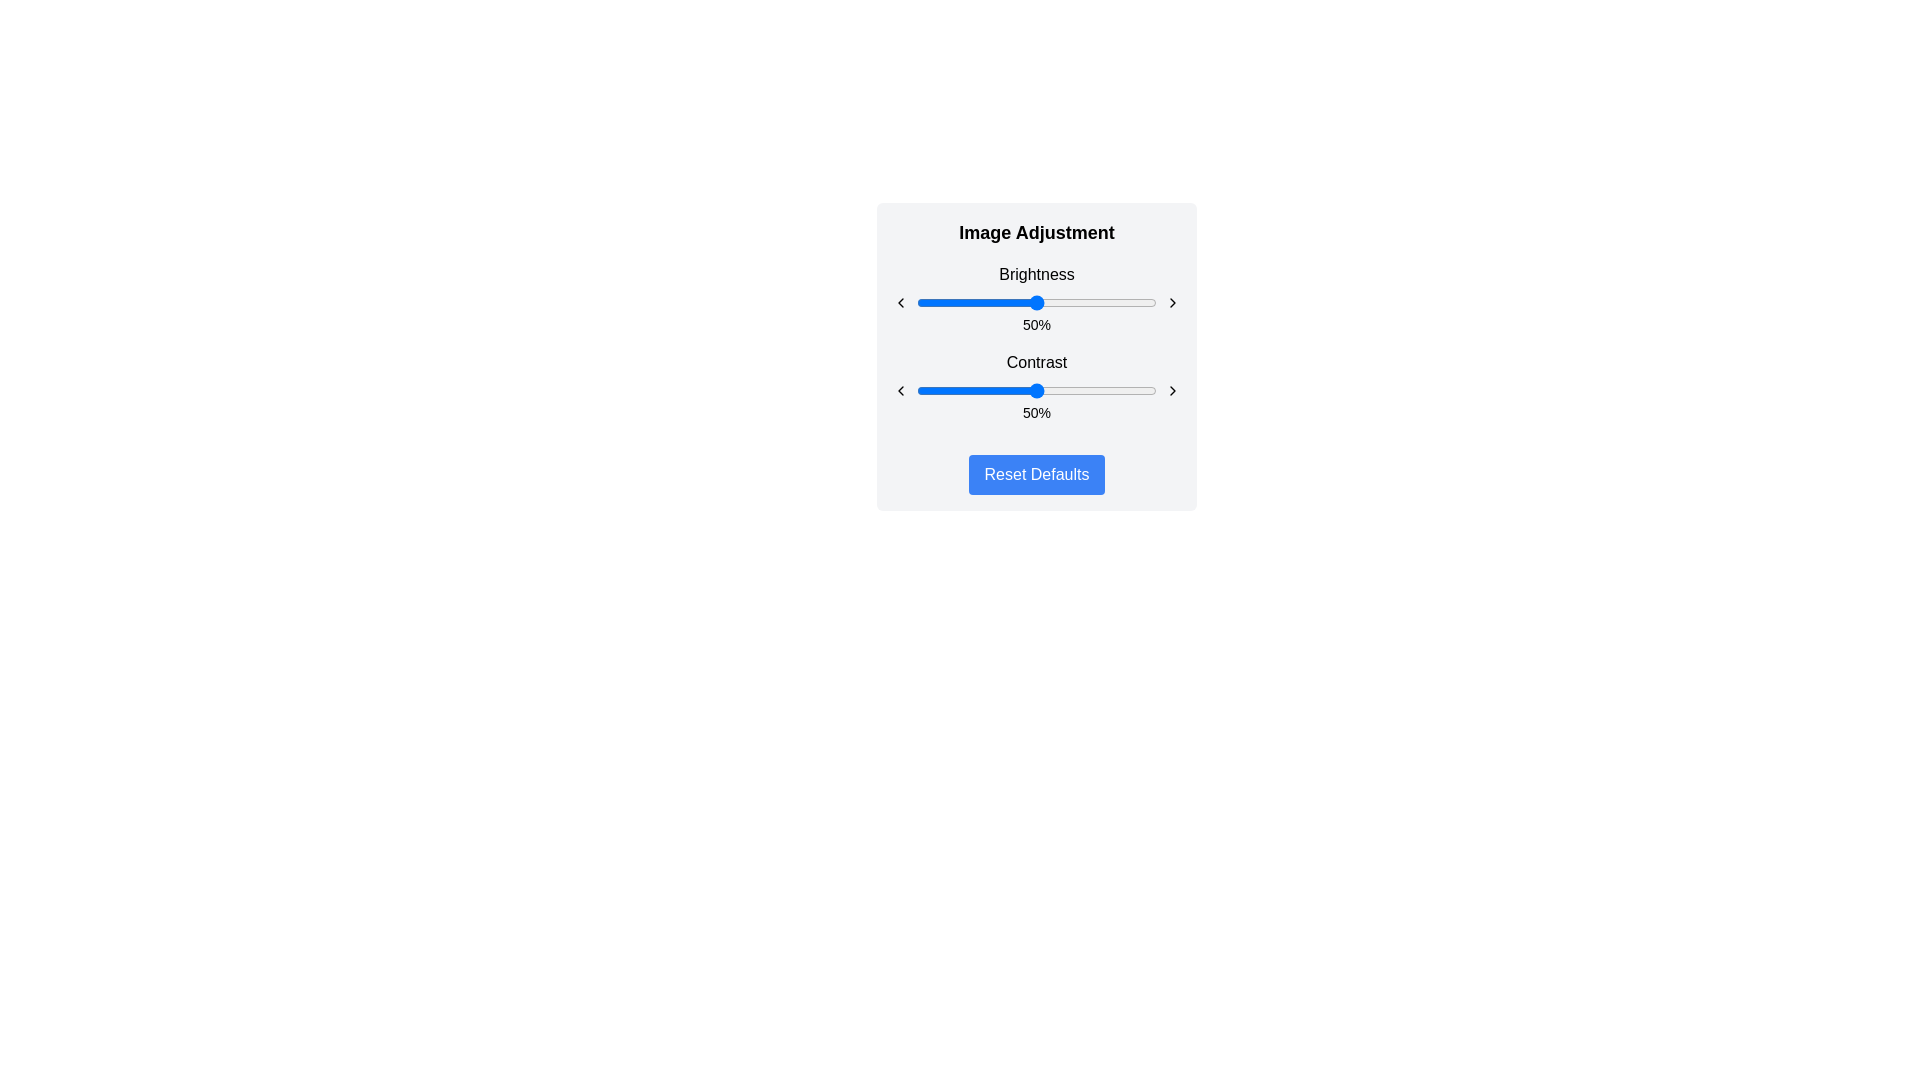 This screenshot has width=1920, height=1080. What do you see at coordinates (1017, 303) in the screenshot?
I see `brightness` at bounding box center [1017, 303].